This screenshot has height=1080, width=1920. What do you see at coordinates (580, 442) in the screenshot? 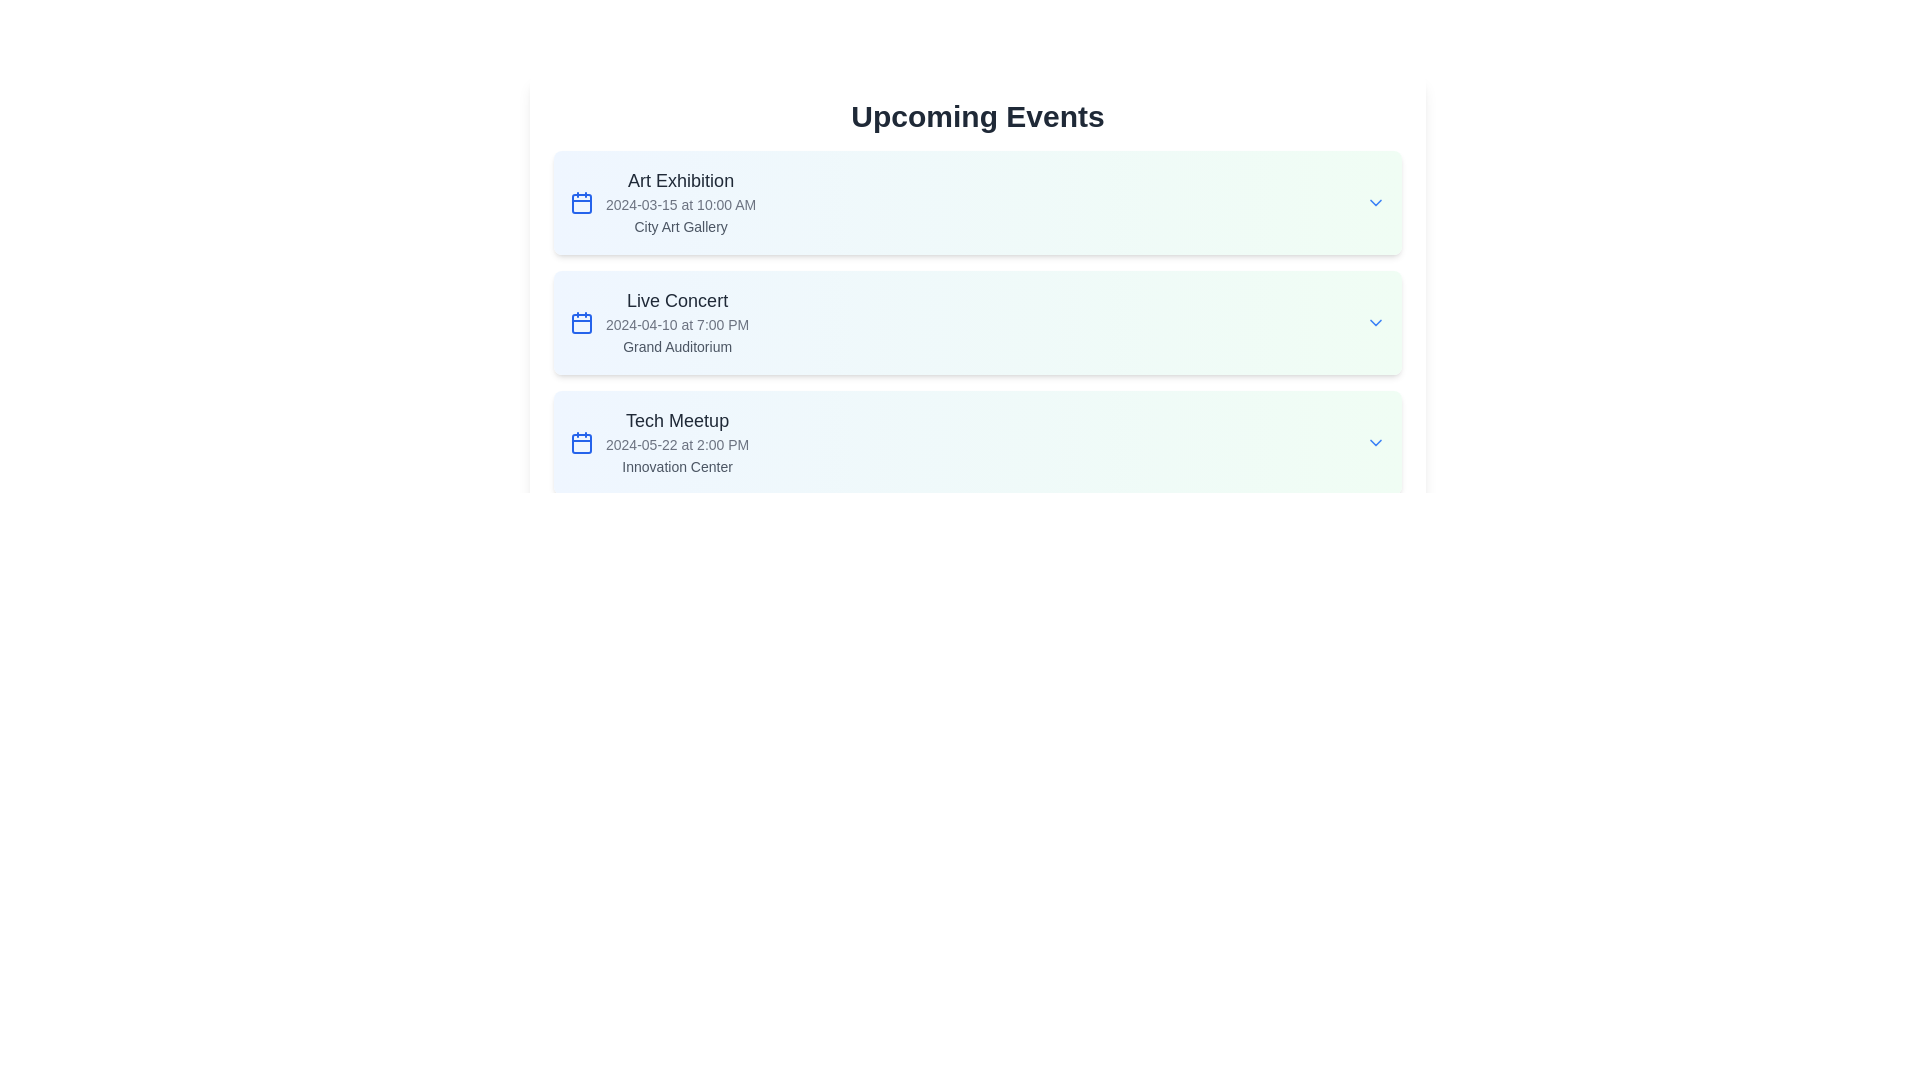
I see `the outlined blue calendar icon located to the left of the text information in the 'Tech Meetup' item within the 'Upcoming Events' list` at bounding box center [580, 442].